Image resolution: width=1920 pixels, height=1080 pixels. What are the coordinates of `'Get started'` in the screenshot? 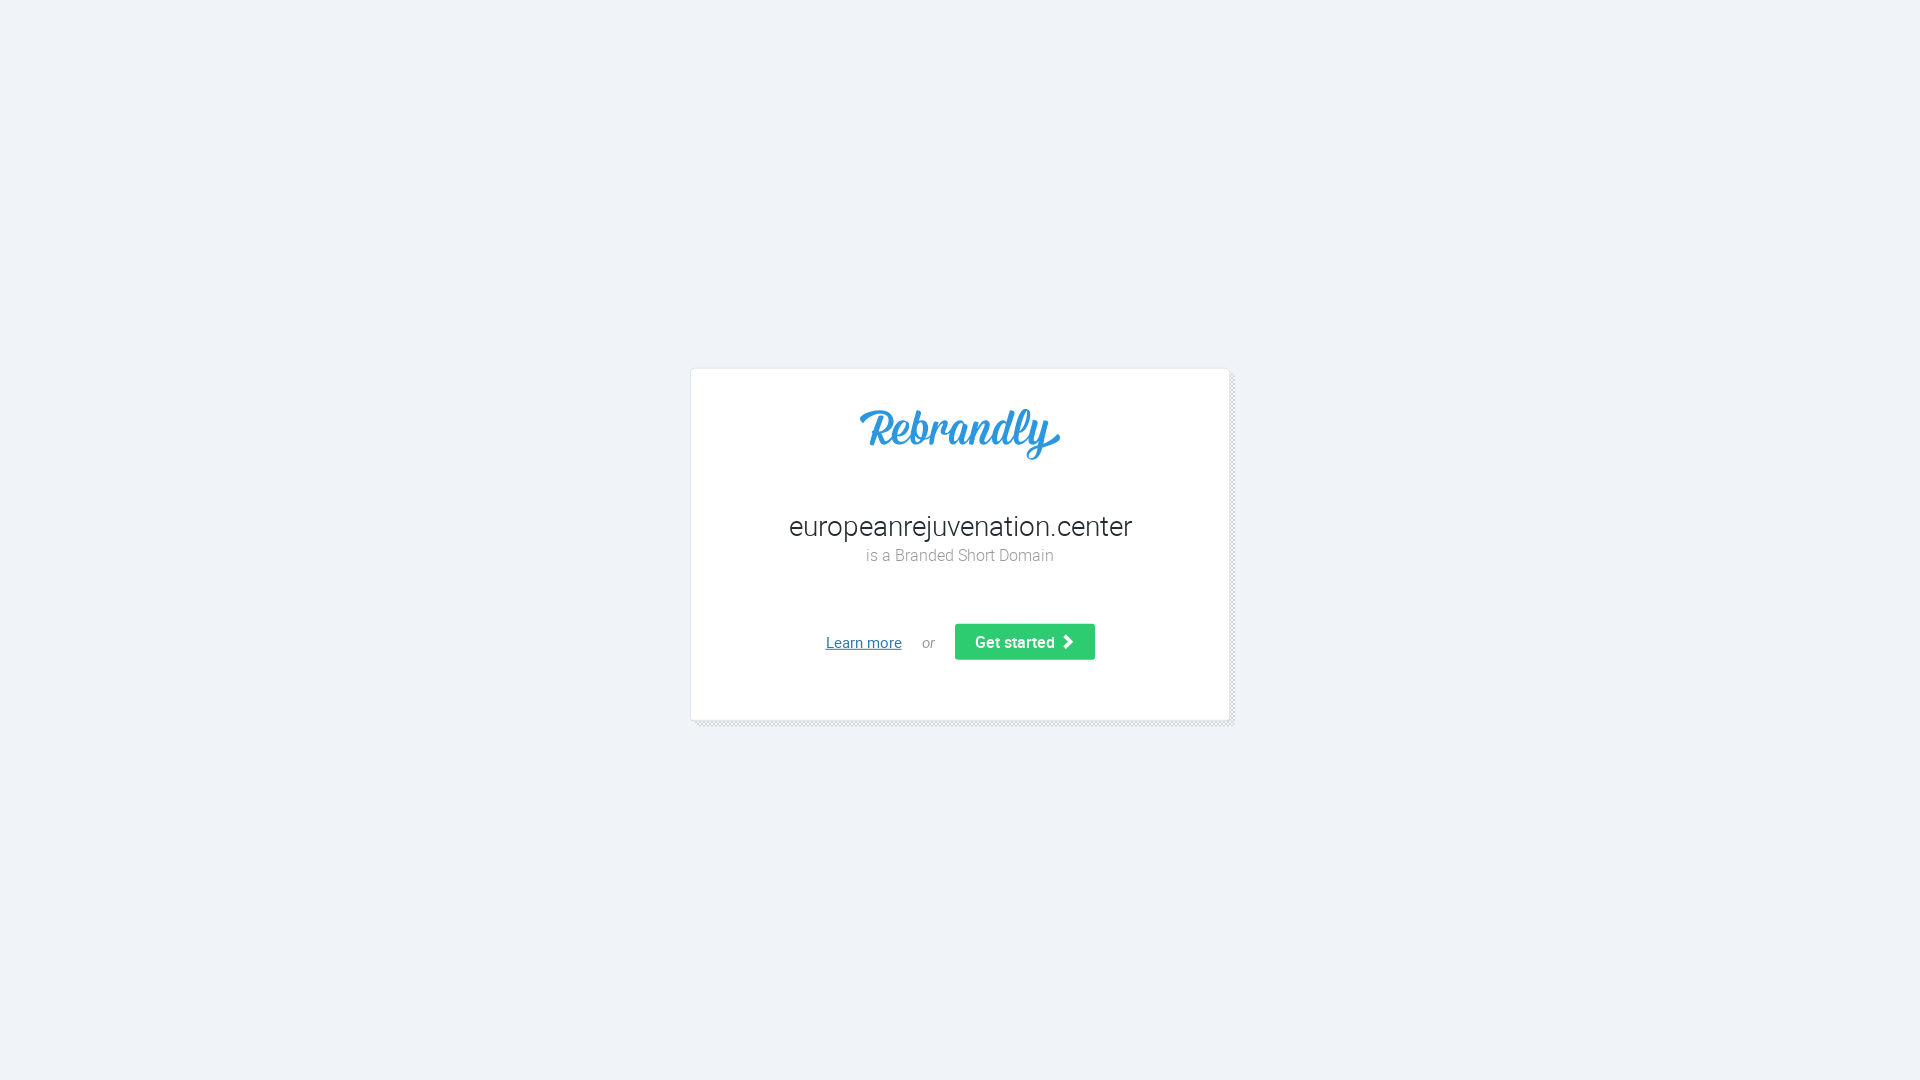 It's located at (1023, 641).